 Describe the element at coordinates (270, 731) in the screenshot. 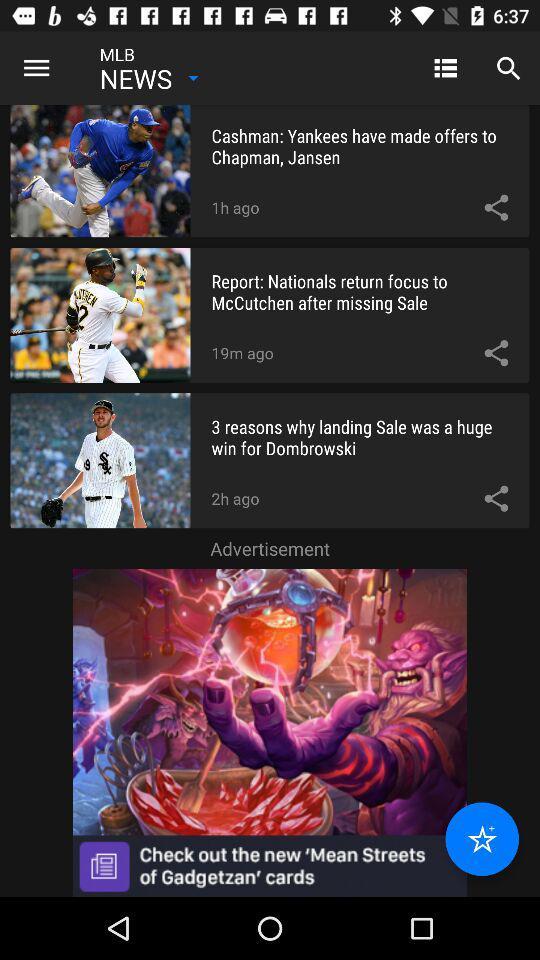

I see `ad5` at that location.